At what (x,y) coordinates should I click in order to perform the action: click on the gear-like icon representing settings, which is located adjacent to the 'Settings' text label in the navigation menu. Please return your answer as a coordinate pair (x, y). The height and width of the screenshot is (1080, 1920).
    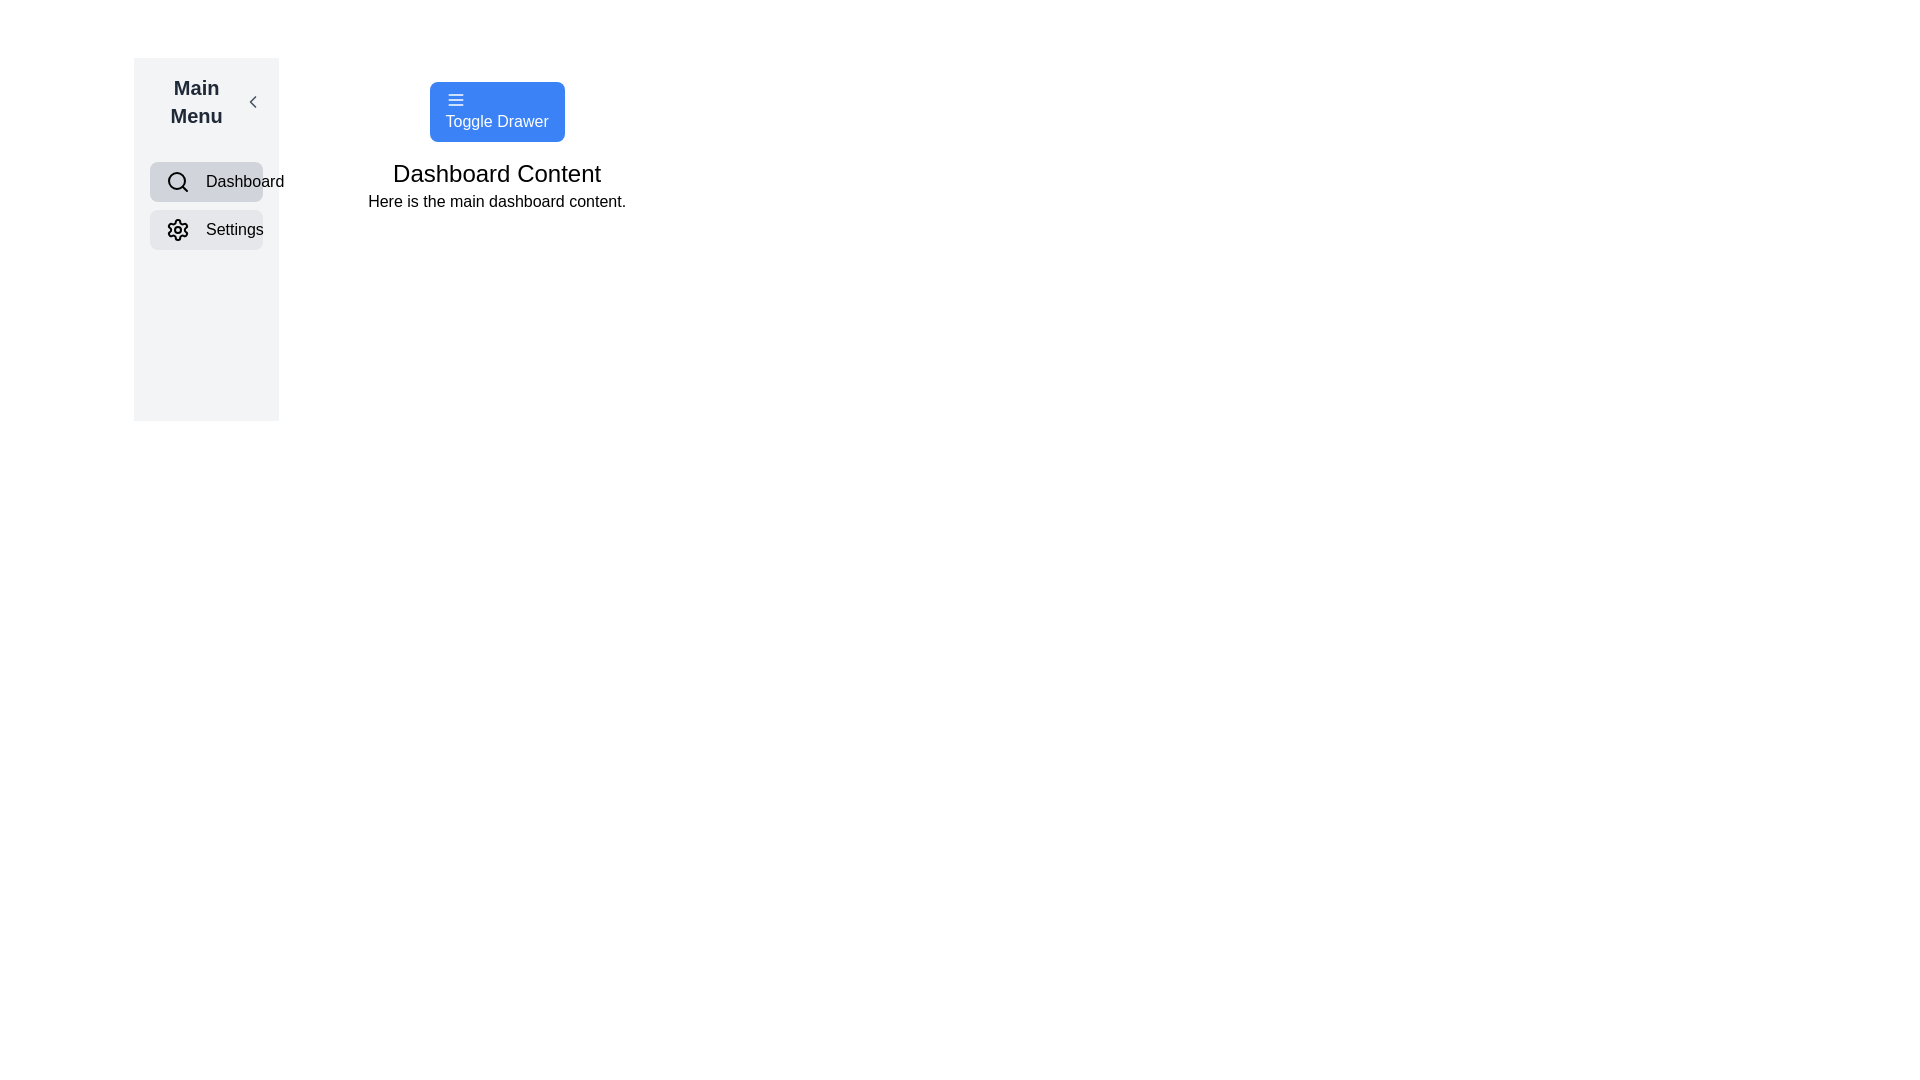
    Looking at the image, I should click on (177, 229).